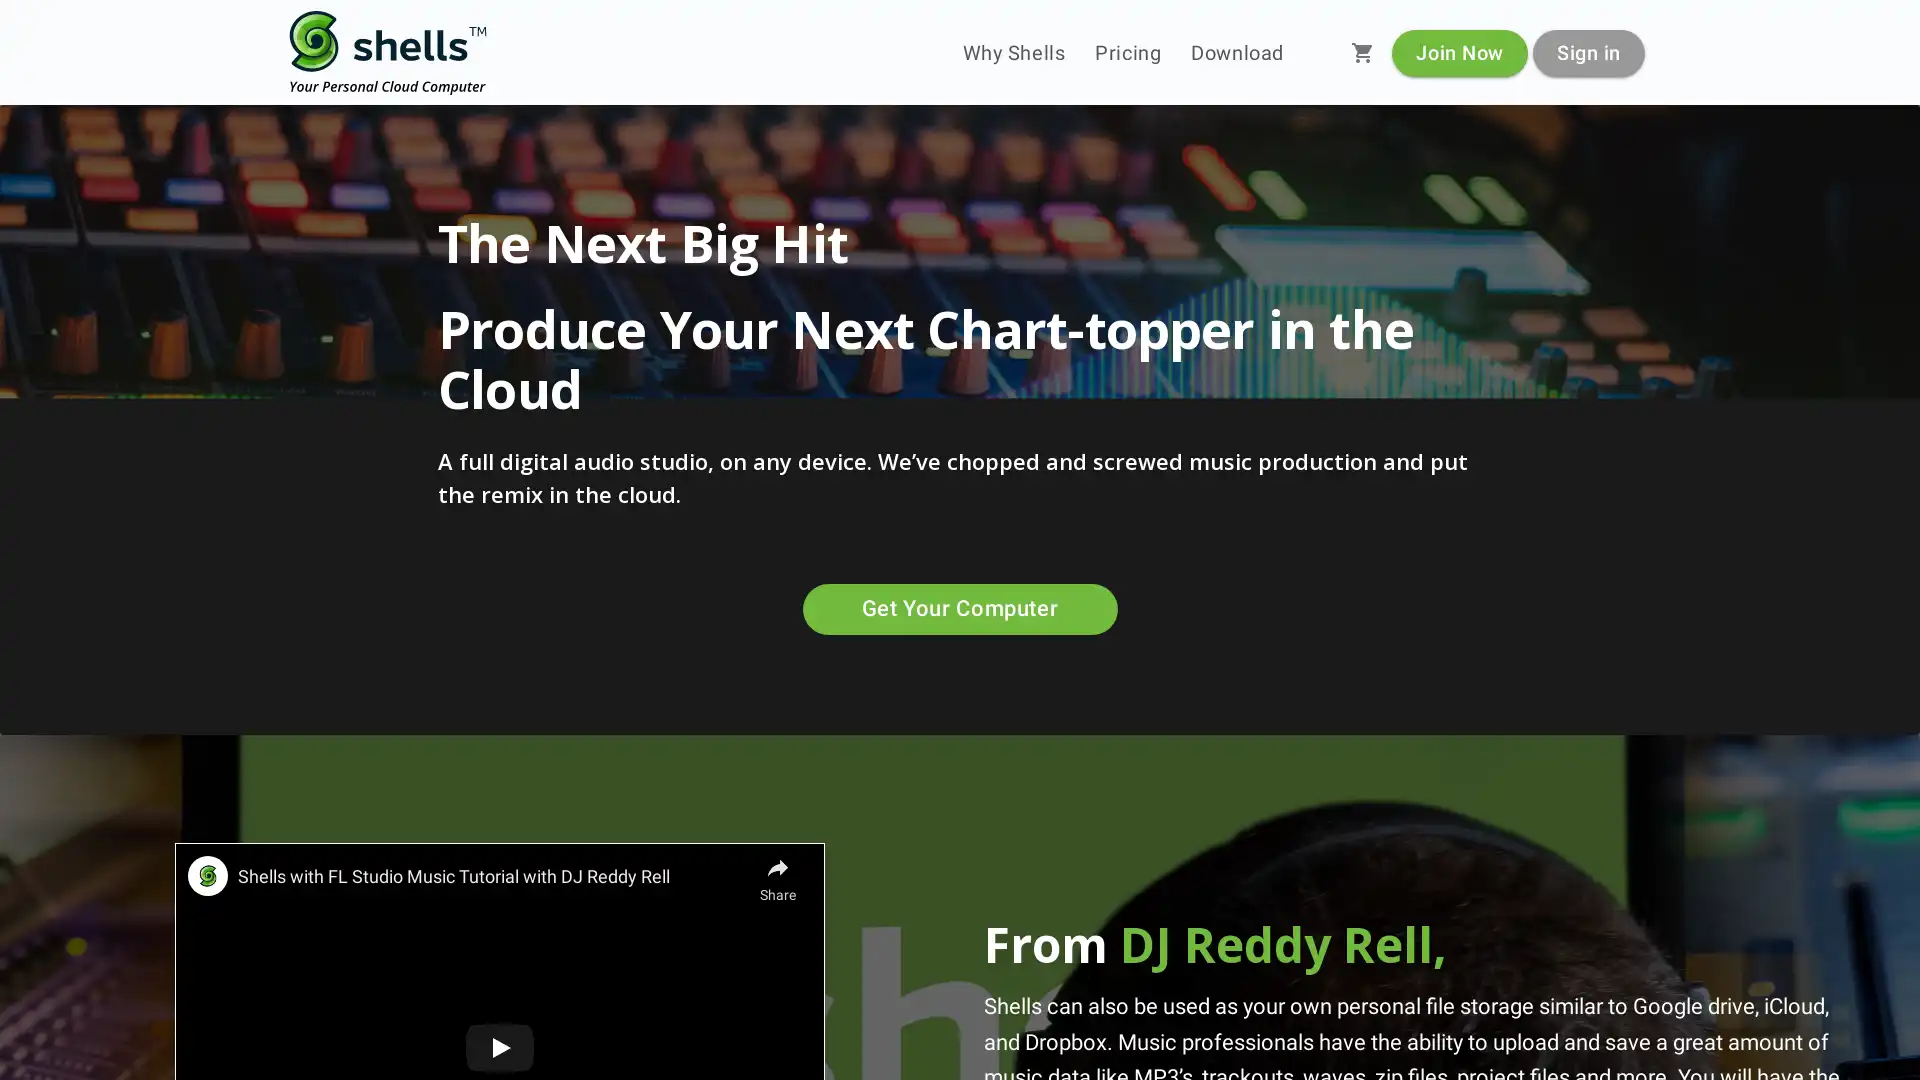 This screenshot has width=1920, height=1080. I want to click on Pricing, so click(1128, 52).